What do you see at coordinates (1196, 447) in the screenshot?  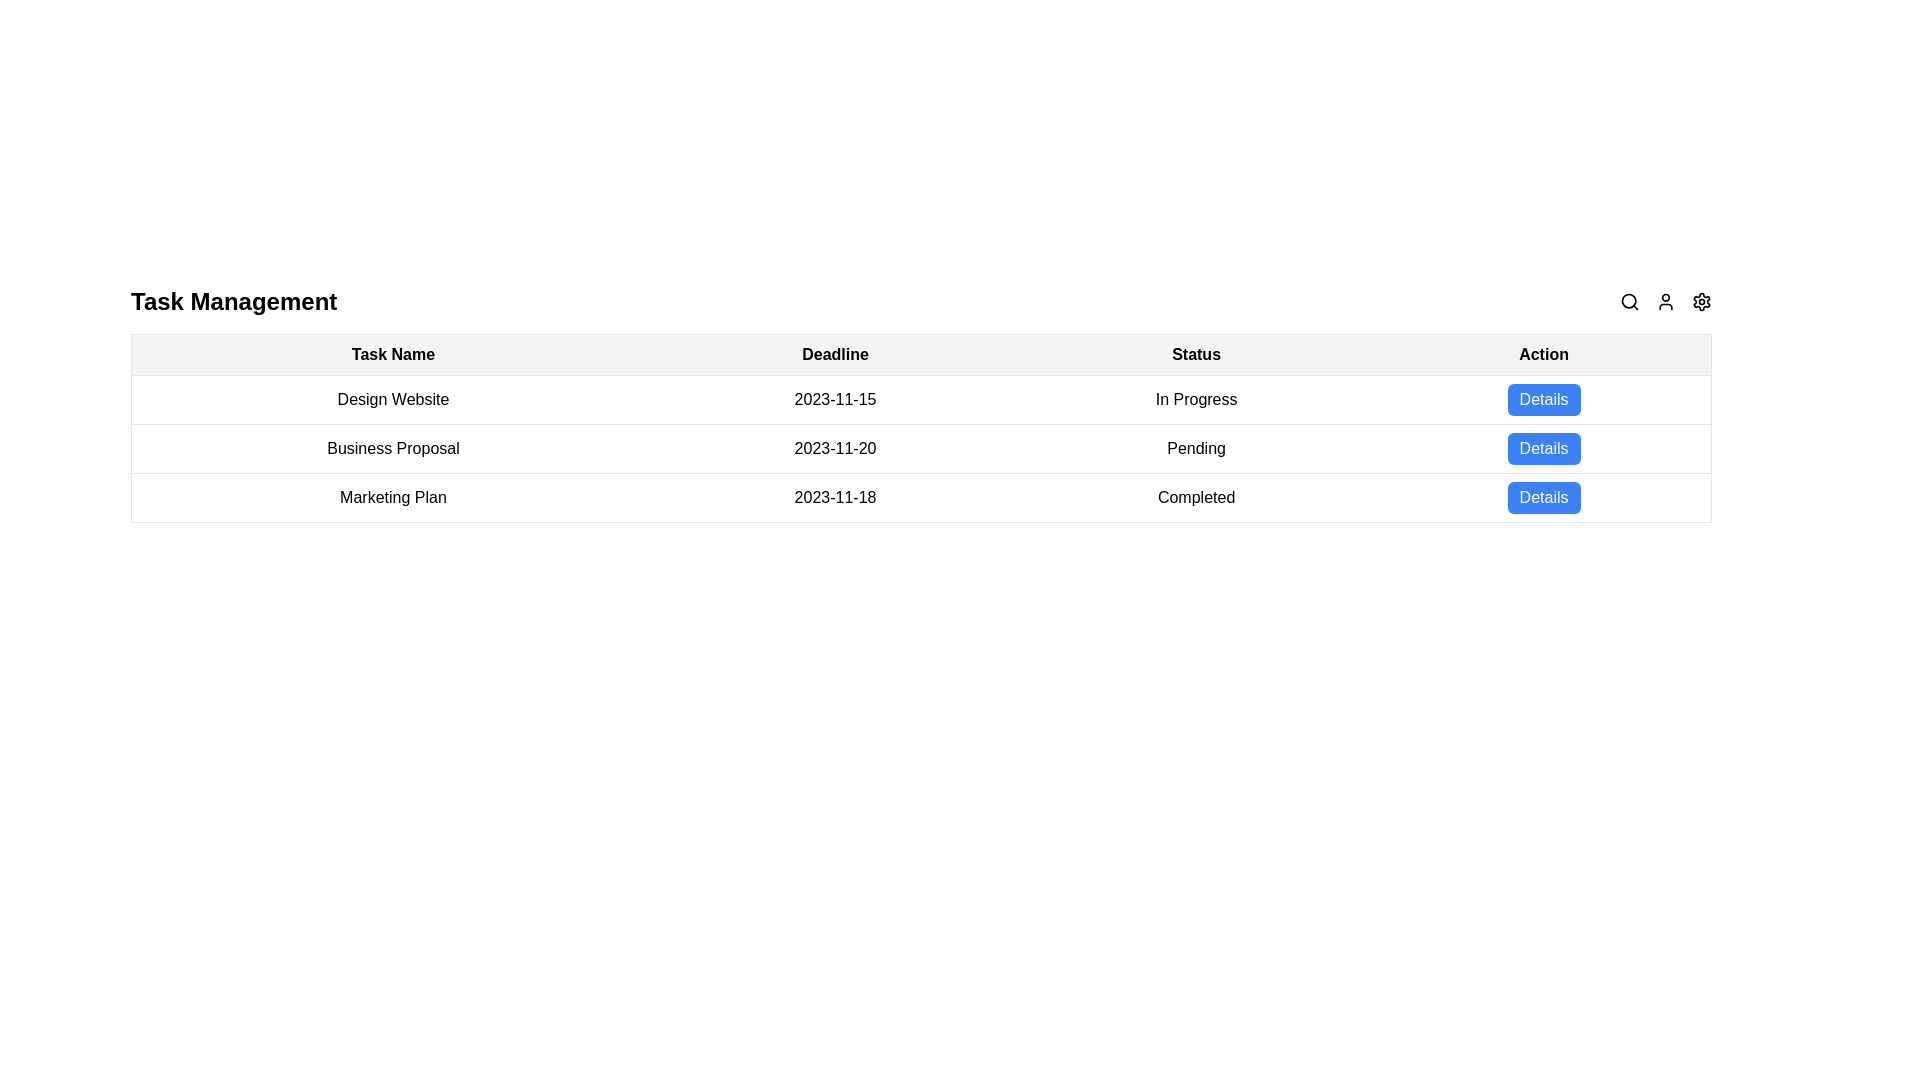 I see `the static text label indicating the status of the task marked as 'Pending' in the task management table` at bounding box center [1196, 447].